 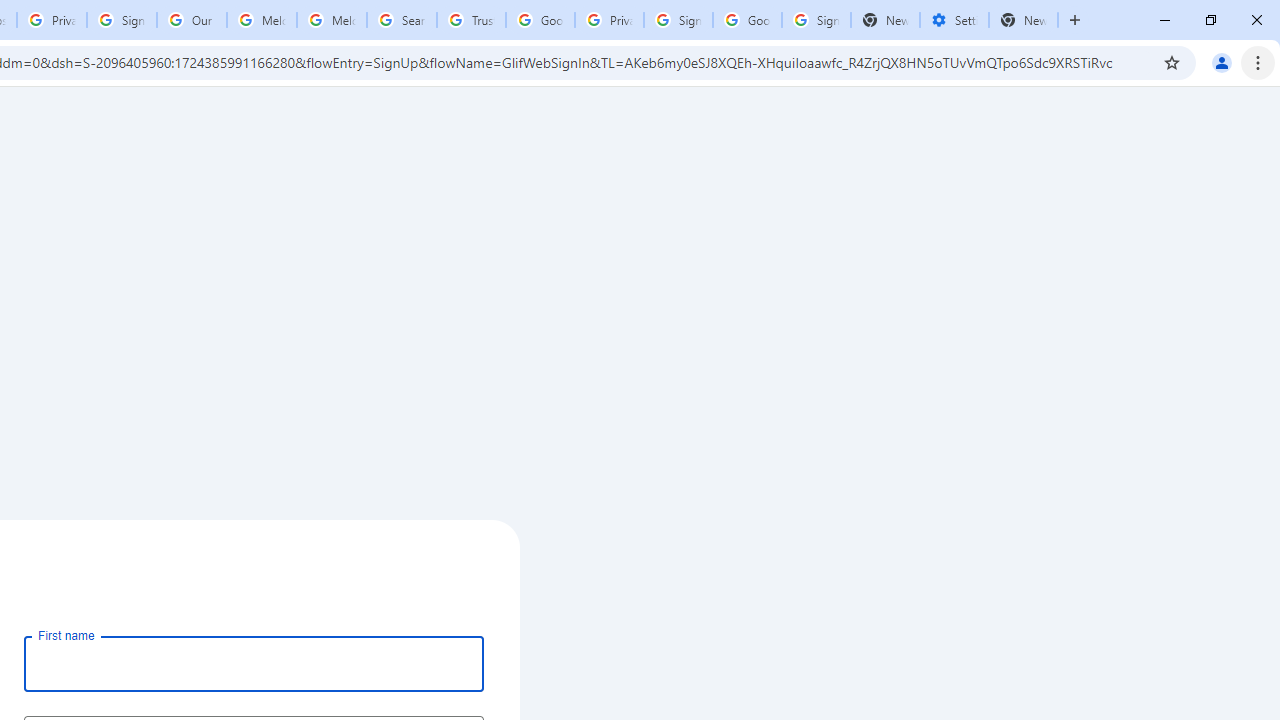 I want to click on 'New Tab', so click(x=1024, y=20).